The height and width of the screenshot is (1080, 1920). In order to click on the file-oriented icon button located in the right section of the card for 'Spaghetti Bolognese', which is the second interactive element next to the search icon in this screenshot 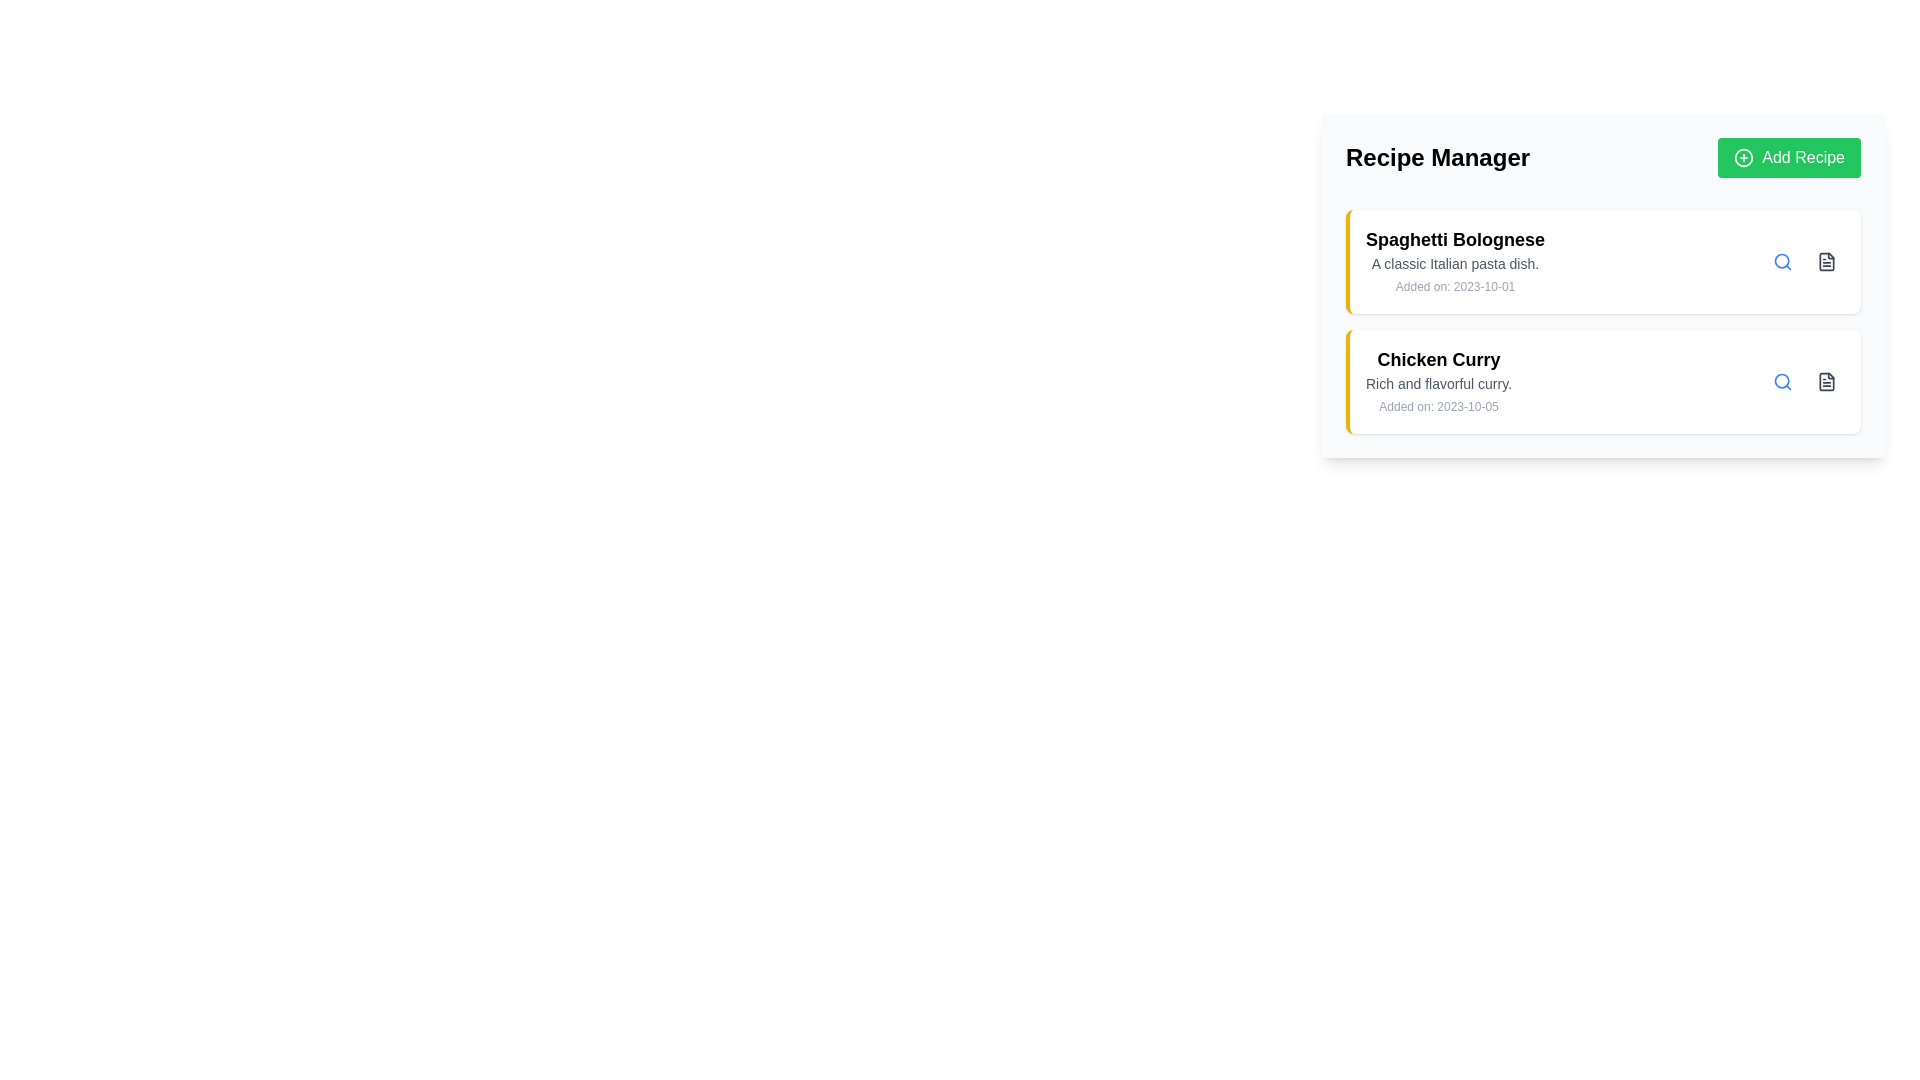, I will do `click(1827, 261)`.